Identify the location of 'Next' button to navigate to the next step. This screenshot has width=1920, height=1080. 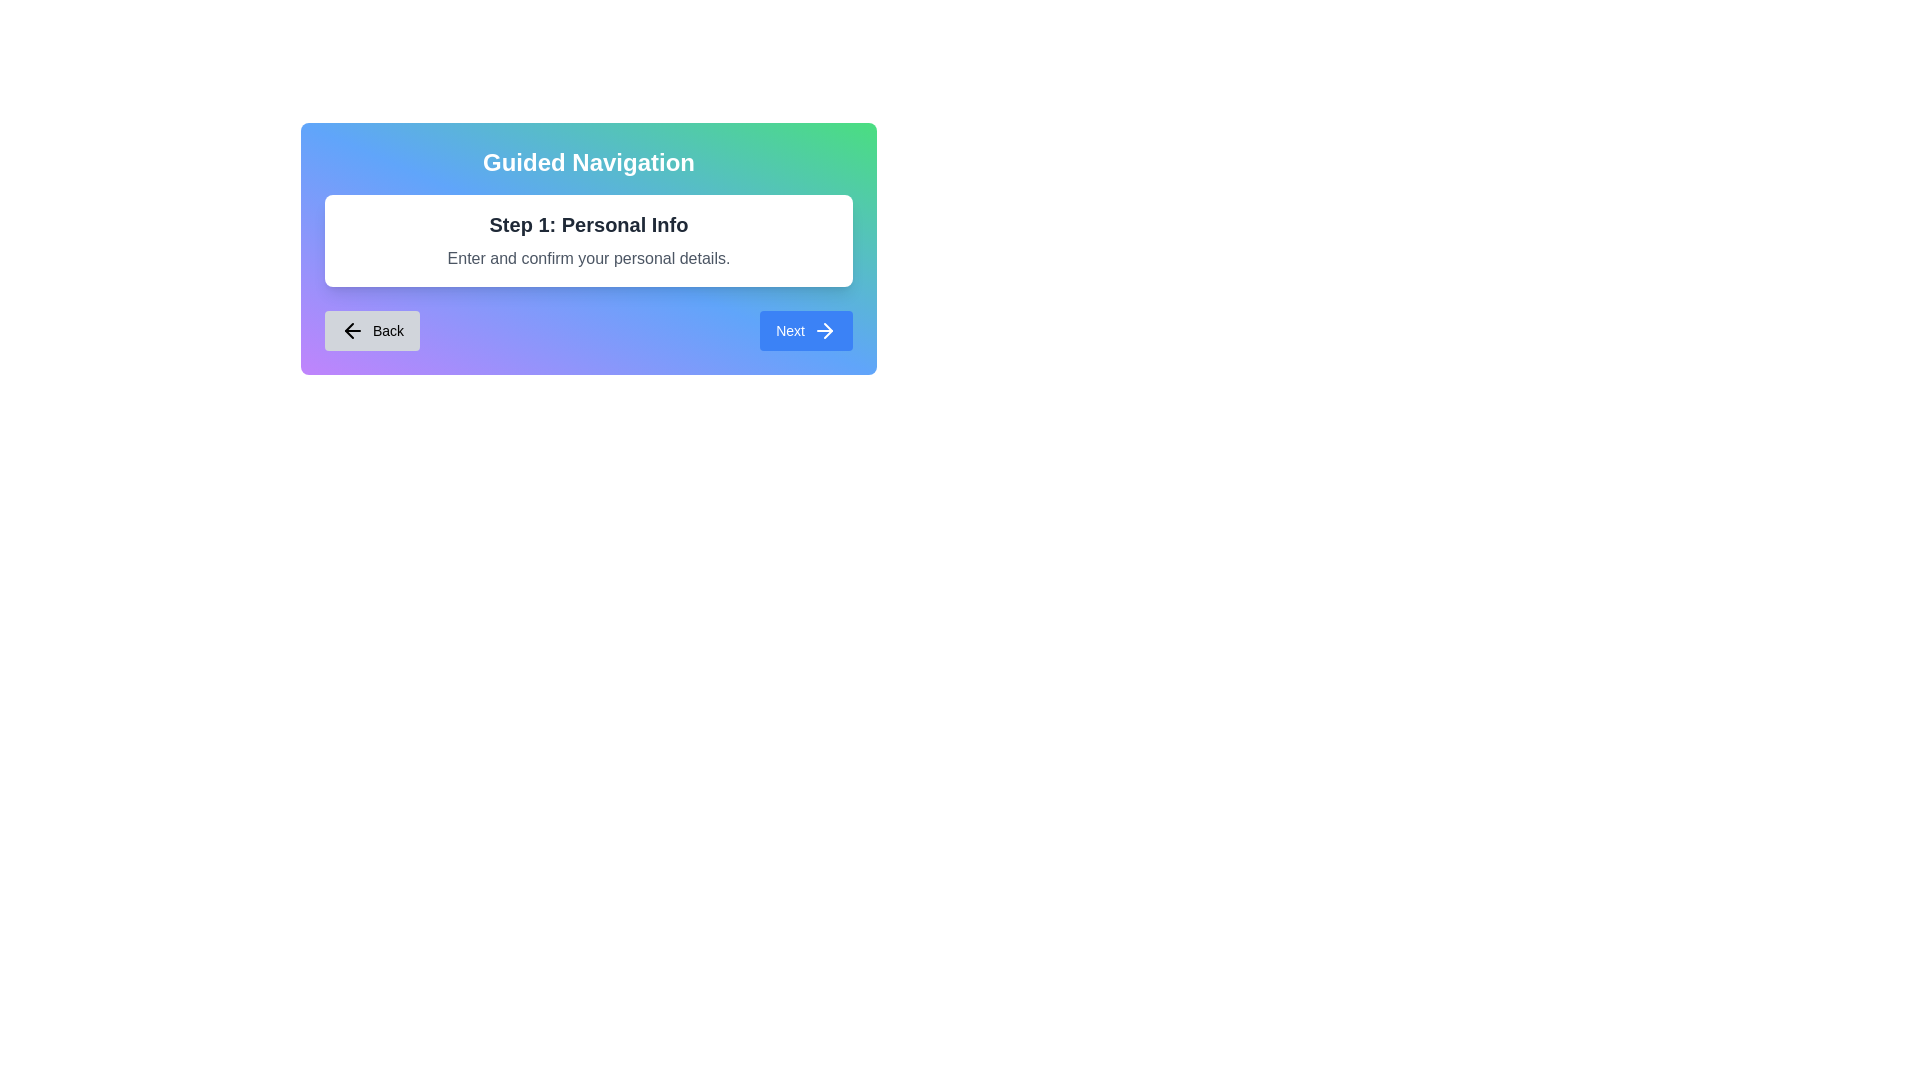
(806, 330).